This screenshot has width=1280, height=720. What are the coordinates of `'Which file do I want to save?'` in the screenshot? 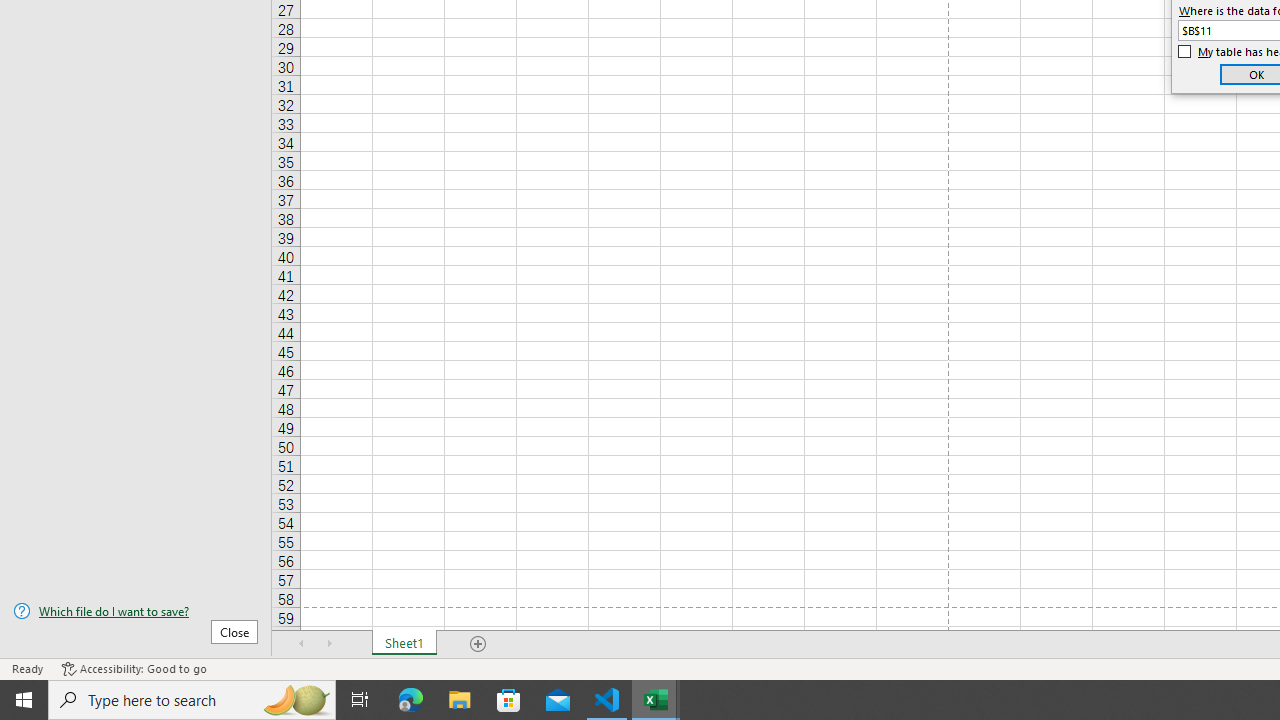 It's located at (135, 610).